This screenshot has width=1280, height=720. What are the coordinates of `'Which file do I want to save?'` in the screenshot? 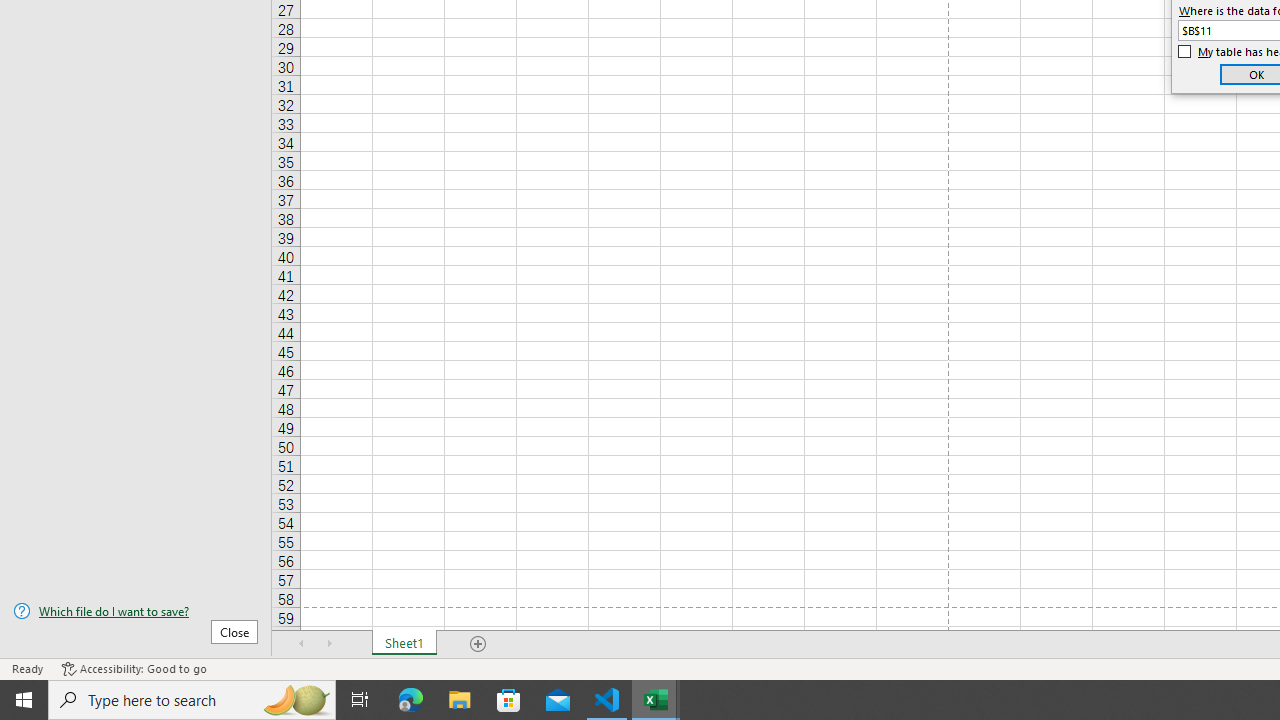 It's located at (135, 610).